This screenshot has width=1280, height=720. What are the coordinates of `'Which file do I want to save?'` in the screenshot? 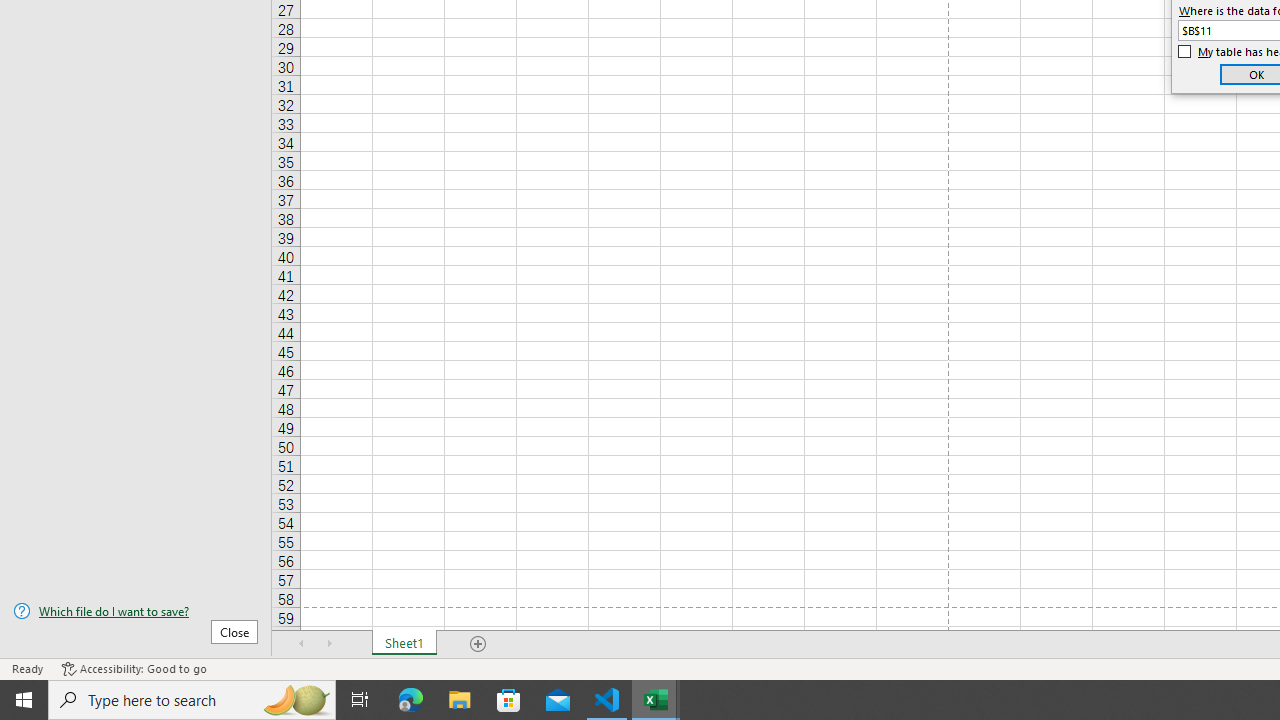 It's located at (135, 610).